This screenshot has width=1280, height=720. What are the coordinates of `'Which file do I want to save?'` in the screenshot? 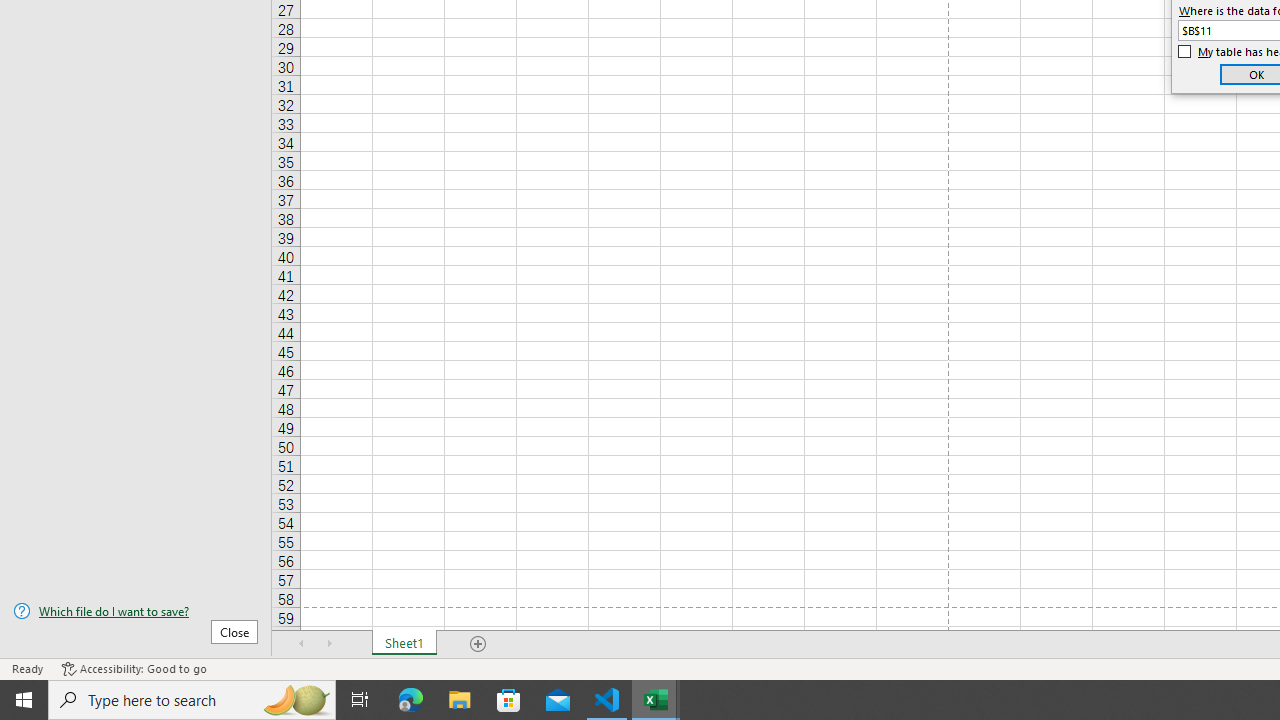 It's located at (135, 610).